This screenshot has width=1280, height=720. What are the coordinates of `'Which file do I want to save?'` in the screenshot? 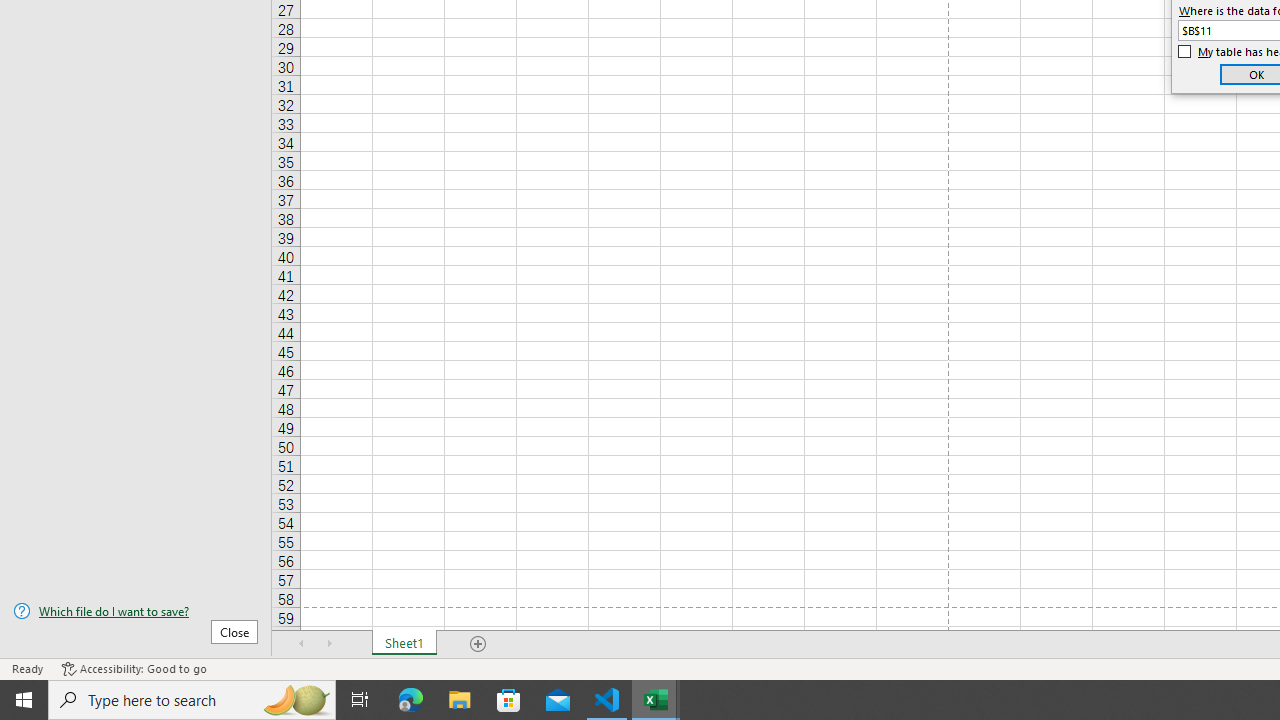 It's located at (135, 610).